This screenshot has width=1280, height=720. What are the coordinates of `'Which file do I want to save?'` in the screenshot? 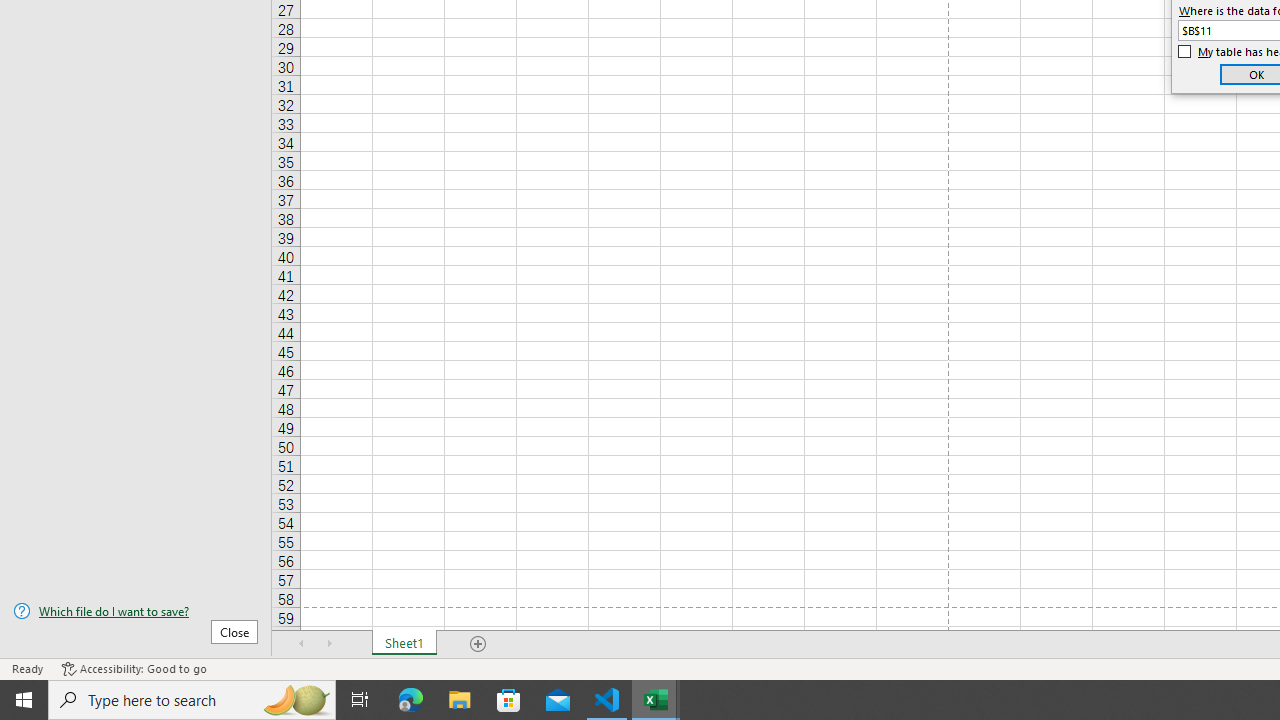 It's located at (135, 610).